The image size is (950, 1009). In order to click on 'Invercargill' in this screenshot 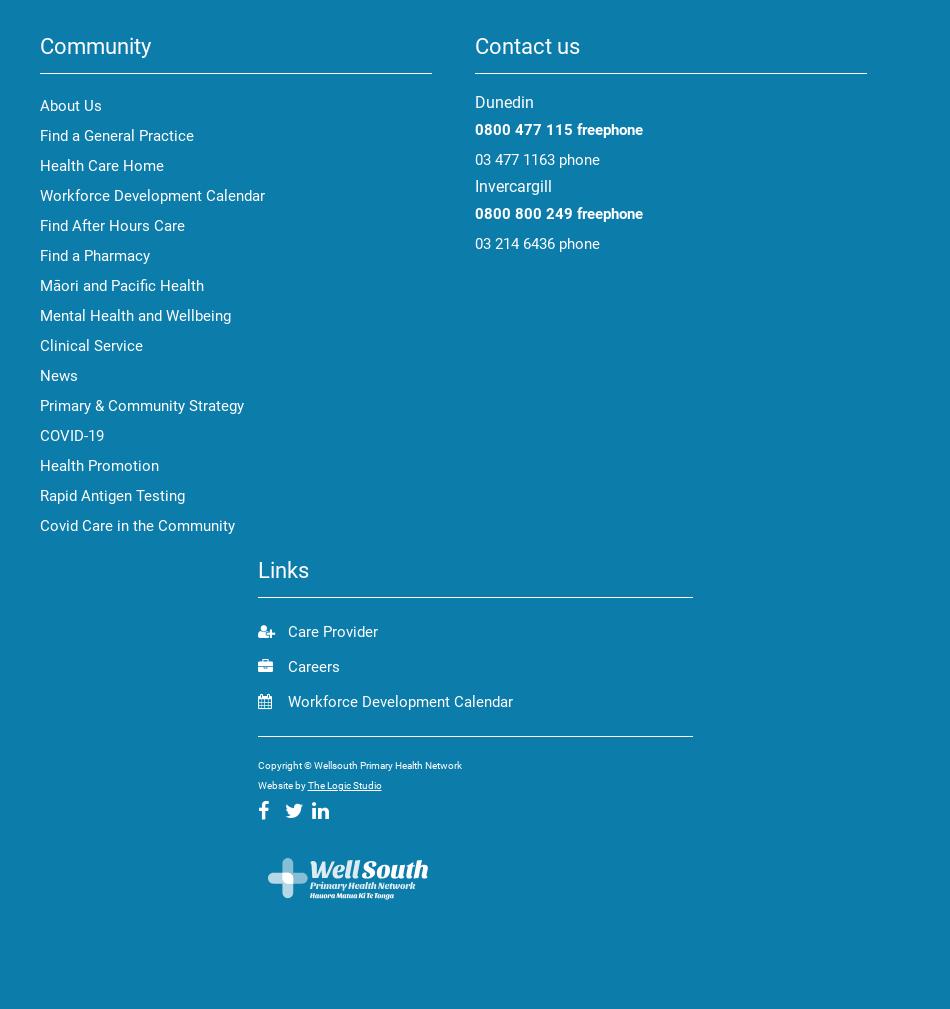, I will do `click(513, 185)`.